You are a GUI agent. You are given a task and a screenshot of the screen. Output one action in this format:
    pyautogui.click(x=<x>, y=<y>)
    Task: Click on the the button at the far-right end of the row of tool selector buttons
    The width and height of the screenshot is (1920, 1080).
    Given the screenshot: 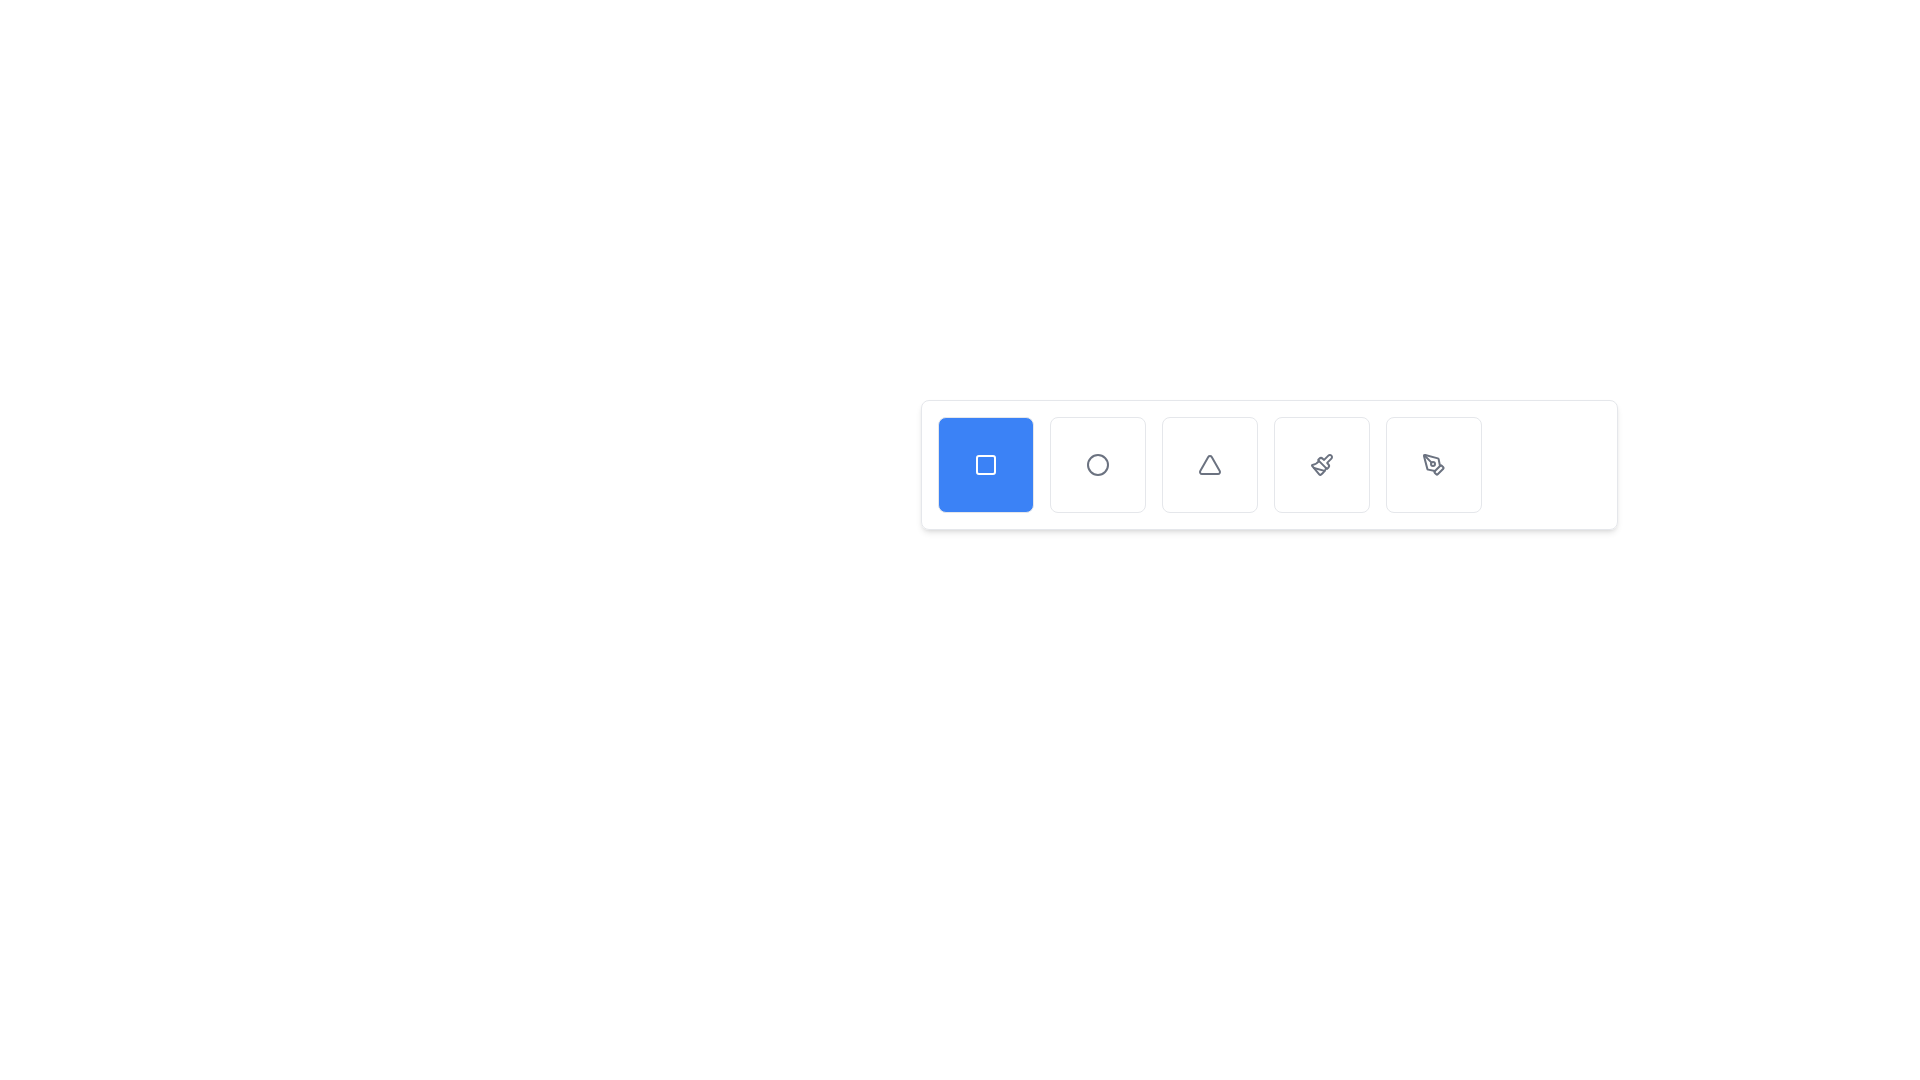 What is the action you would take?
    pyautogui.click(x=1433, y=465)
    